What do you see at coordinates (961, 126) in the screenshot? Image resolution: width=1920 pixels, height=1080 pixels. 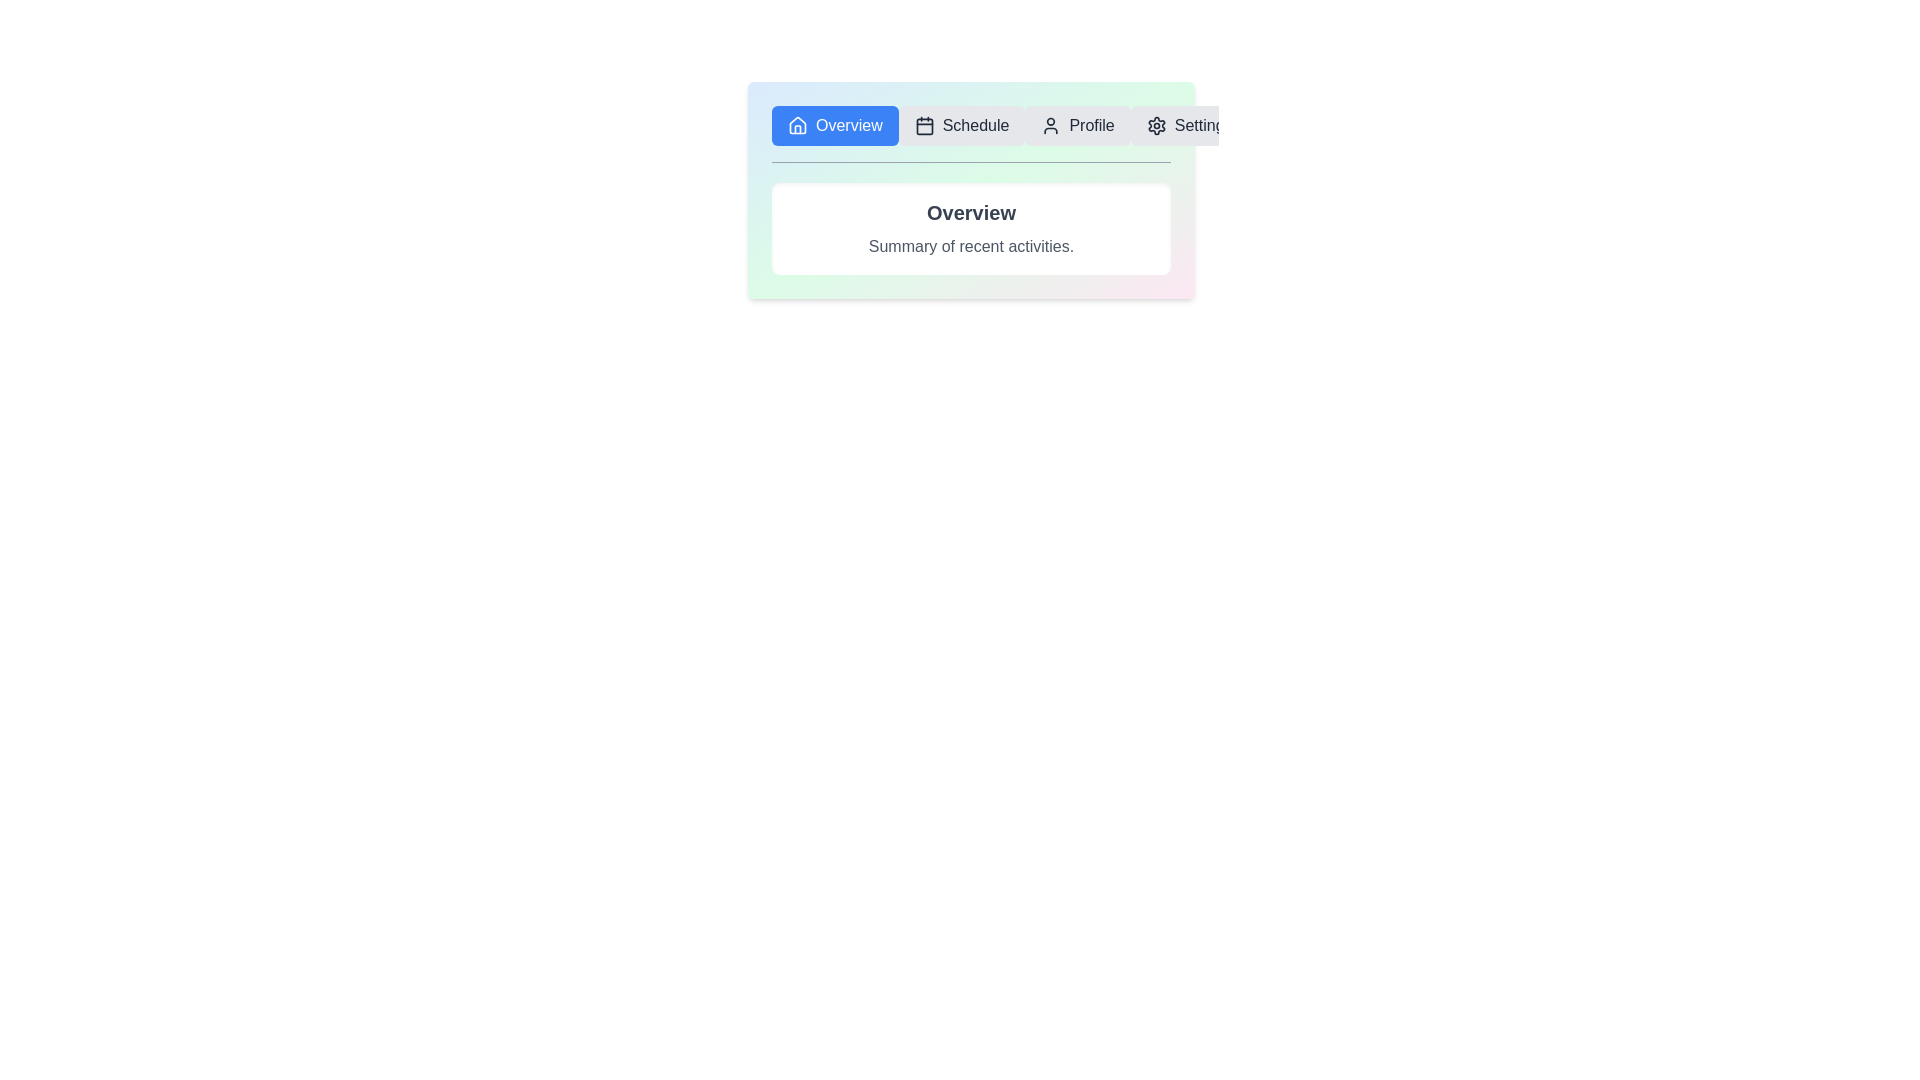 I see `the tab labeled Schedule` at bounding box center [961, 126].